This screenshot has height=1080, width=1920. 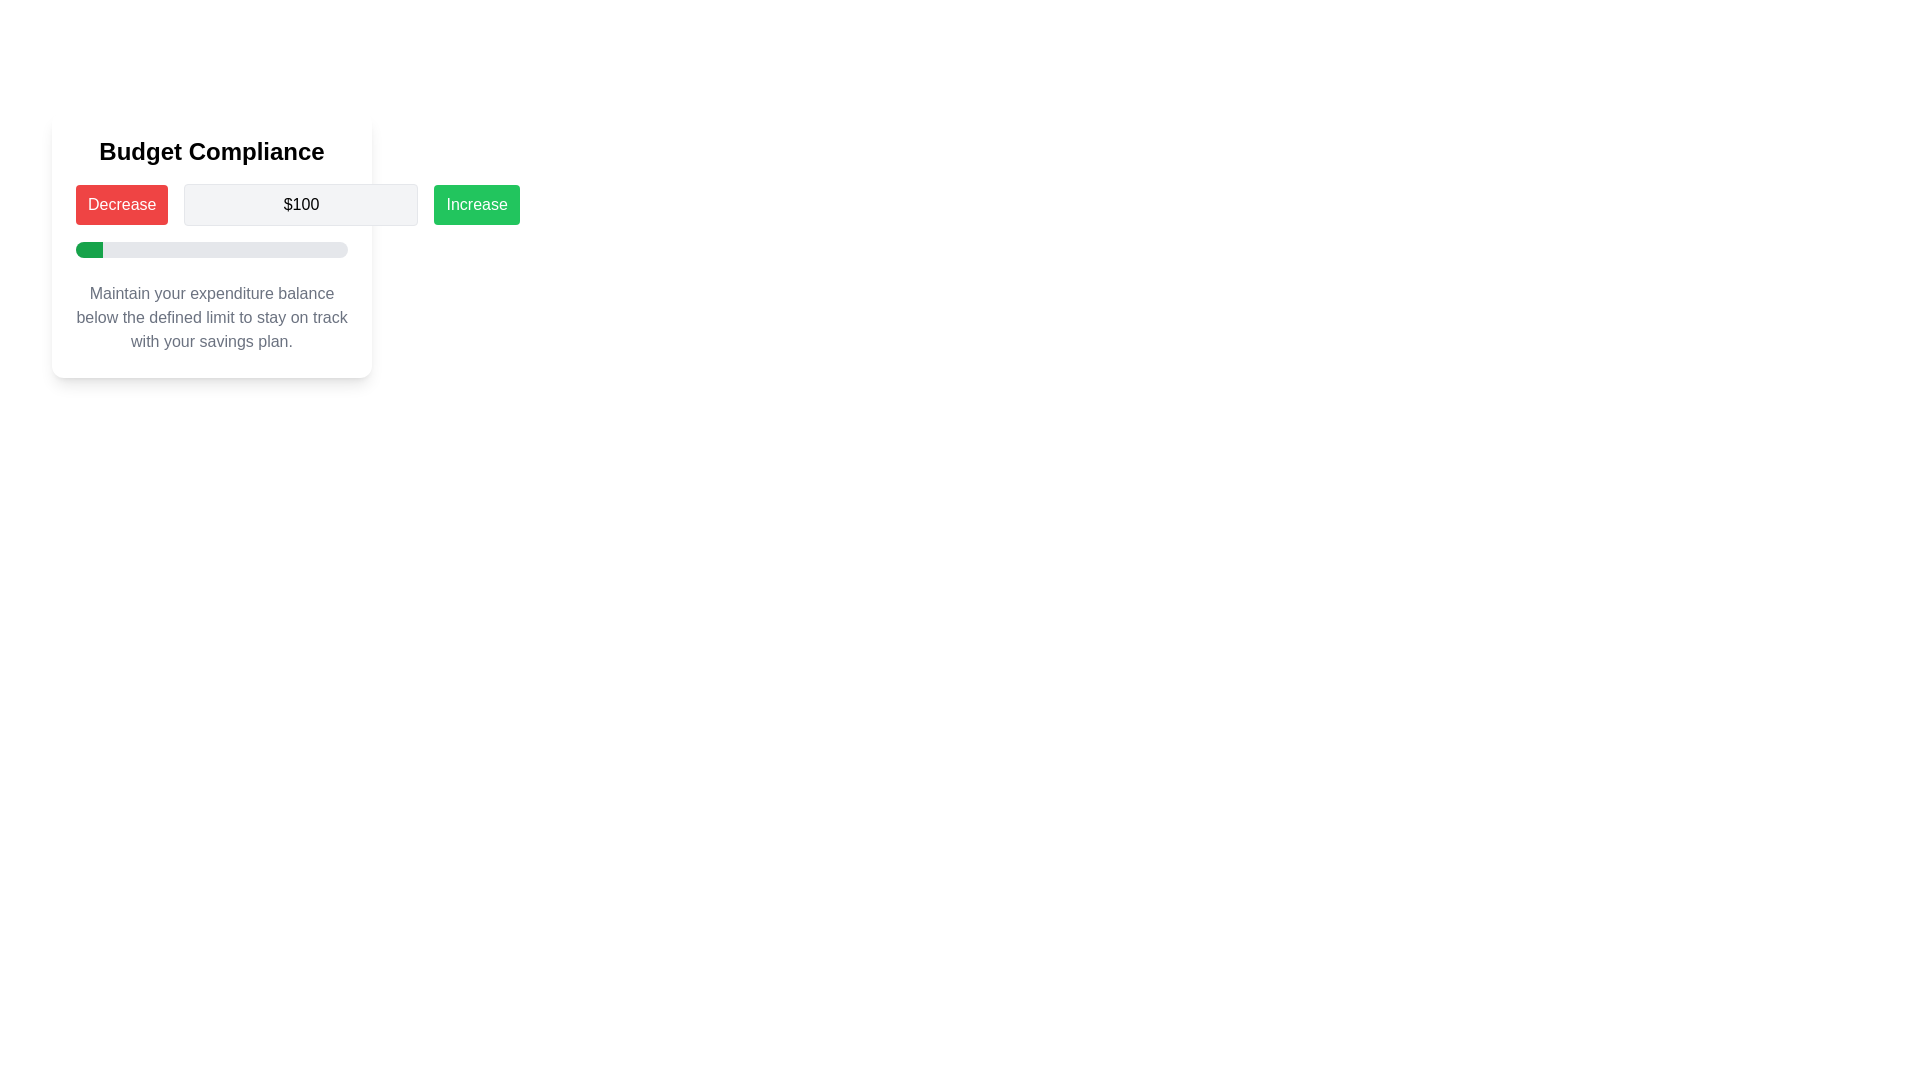 What do you see at coordinates (476, 204) in the screenshot?
I see `the green 'Increase' button with white text to increase the value` at bounding box center [476, 204].